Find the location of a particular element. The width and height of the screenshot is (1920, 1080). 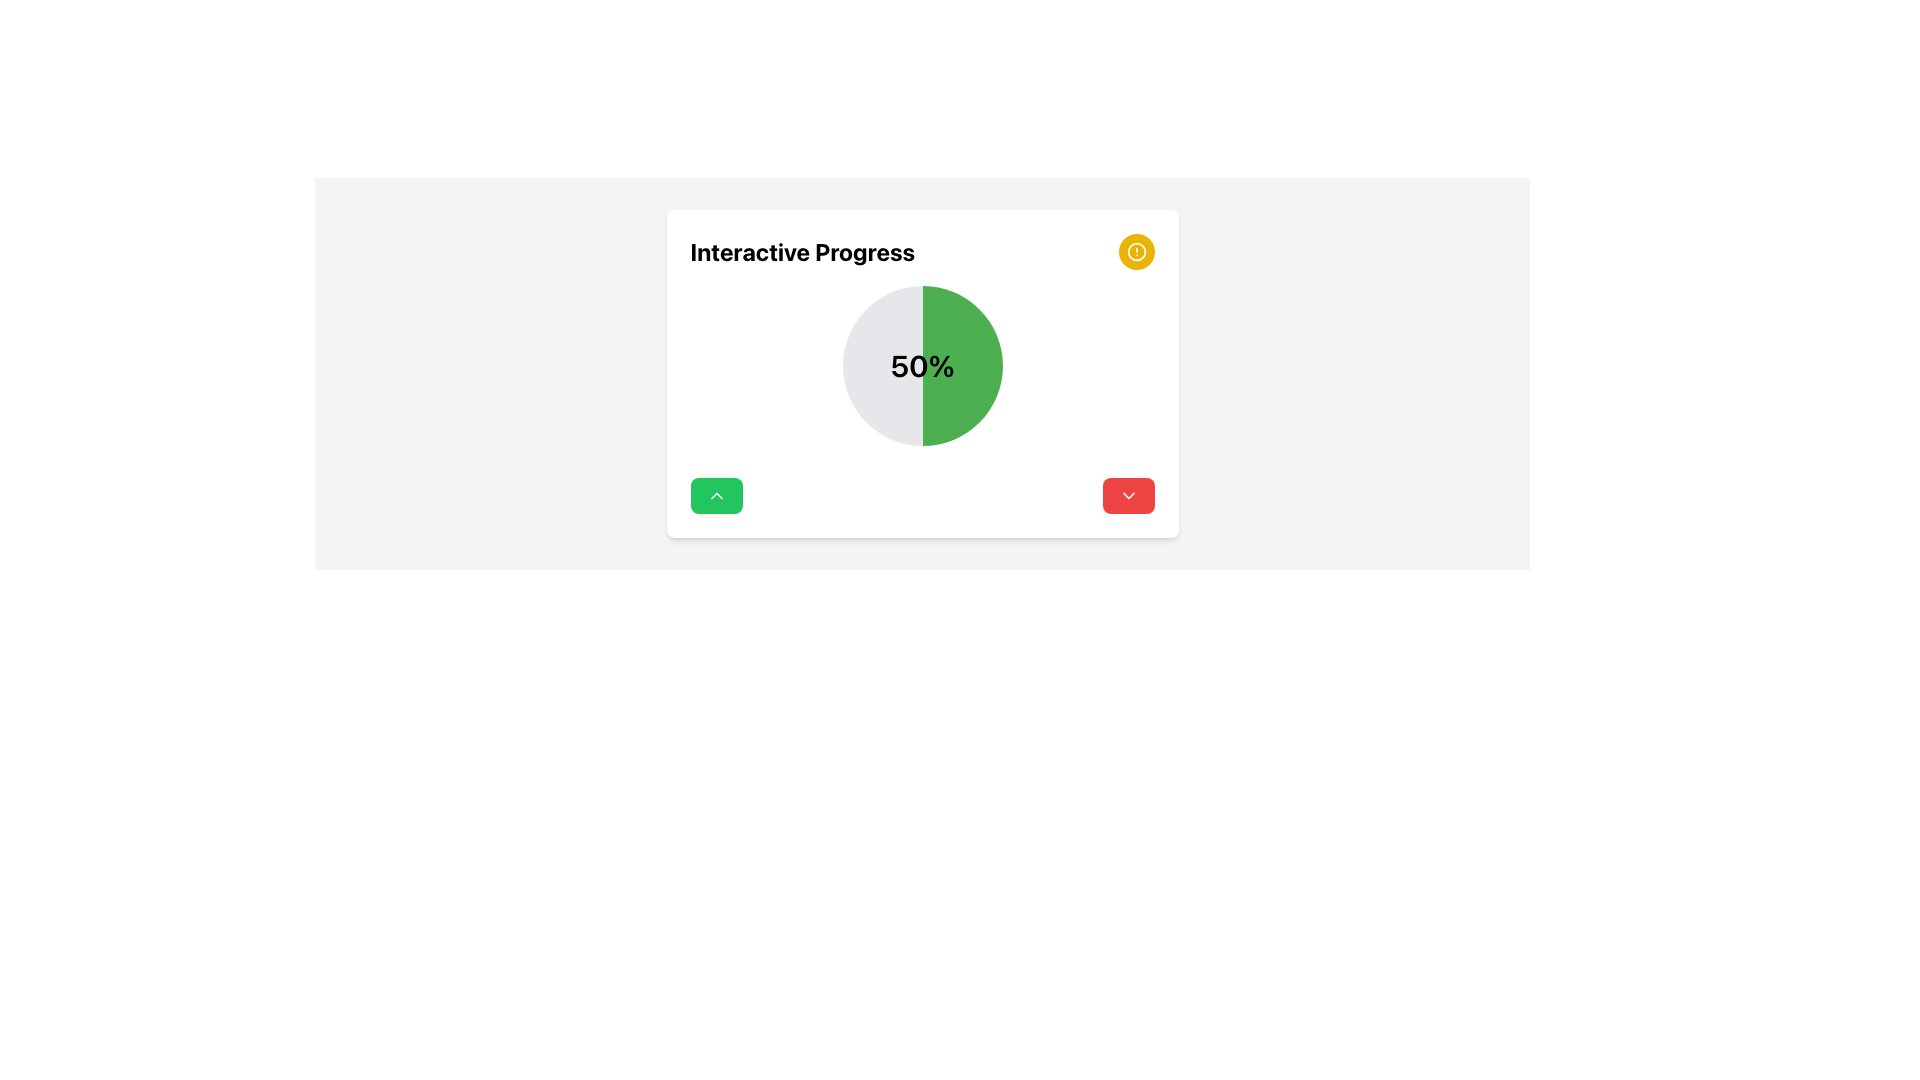

the green circular button icon located at the bottom-left corner of the card titled 'Interactive Progress' is located at coordinates (716, 495).